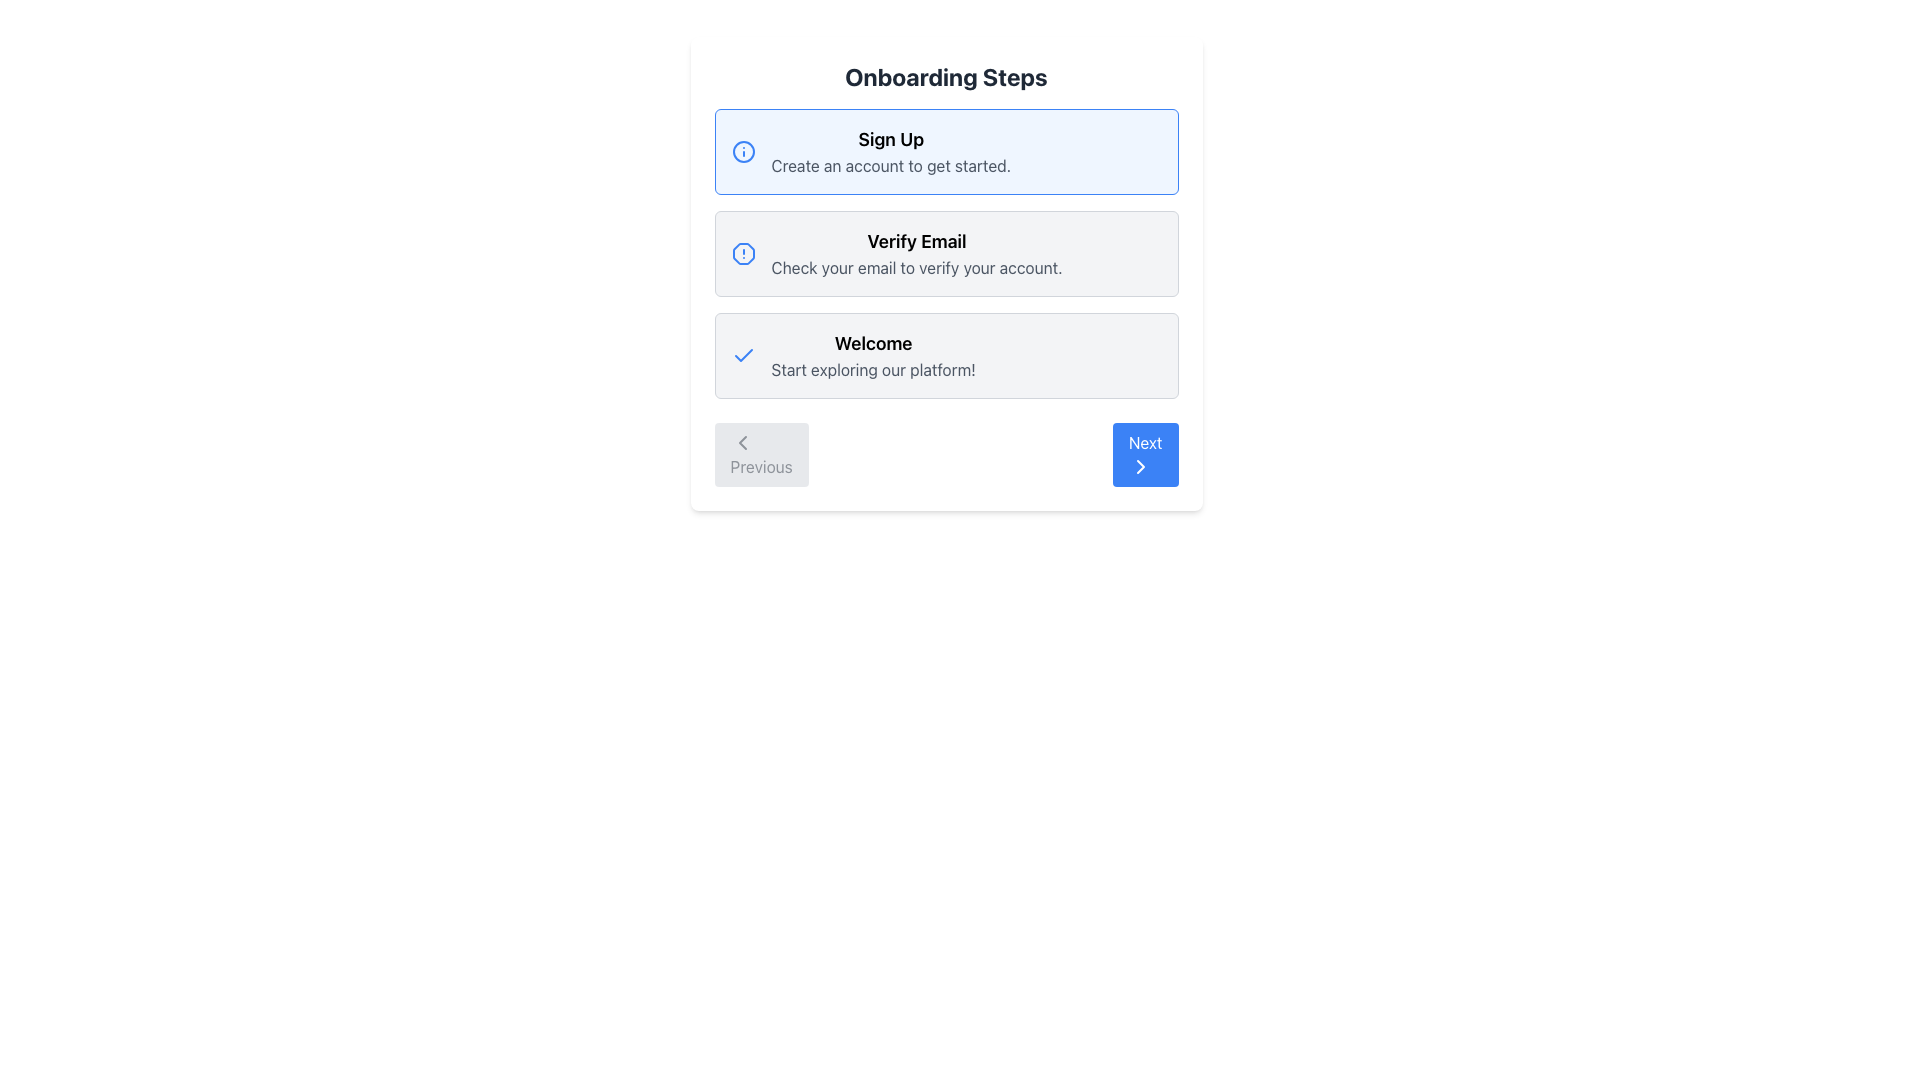 The height and width of the screenshot is (1080, 1920). I want to click on the light blue rectangular section containing the 'Sign Up' heading and 'Create an account to get started.' subtext, which is the first section in a group of three, so click(945, 150).